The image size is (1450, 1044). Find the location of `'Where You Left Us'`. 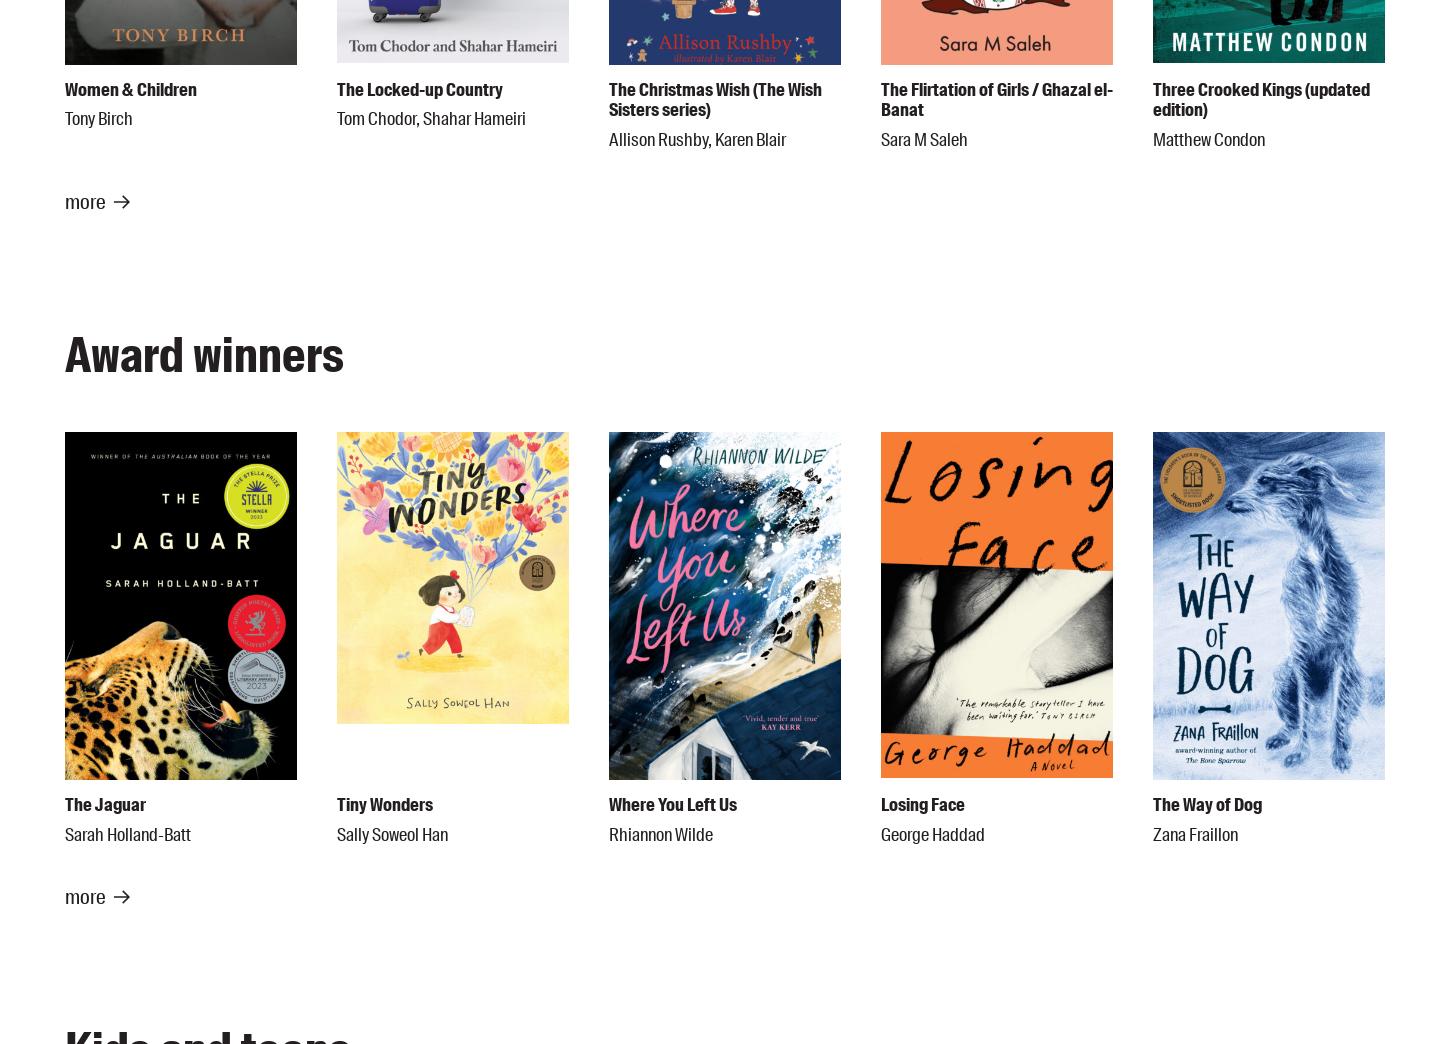

'Where You Left Us' is located at coordinates (671, 804).